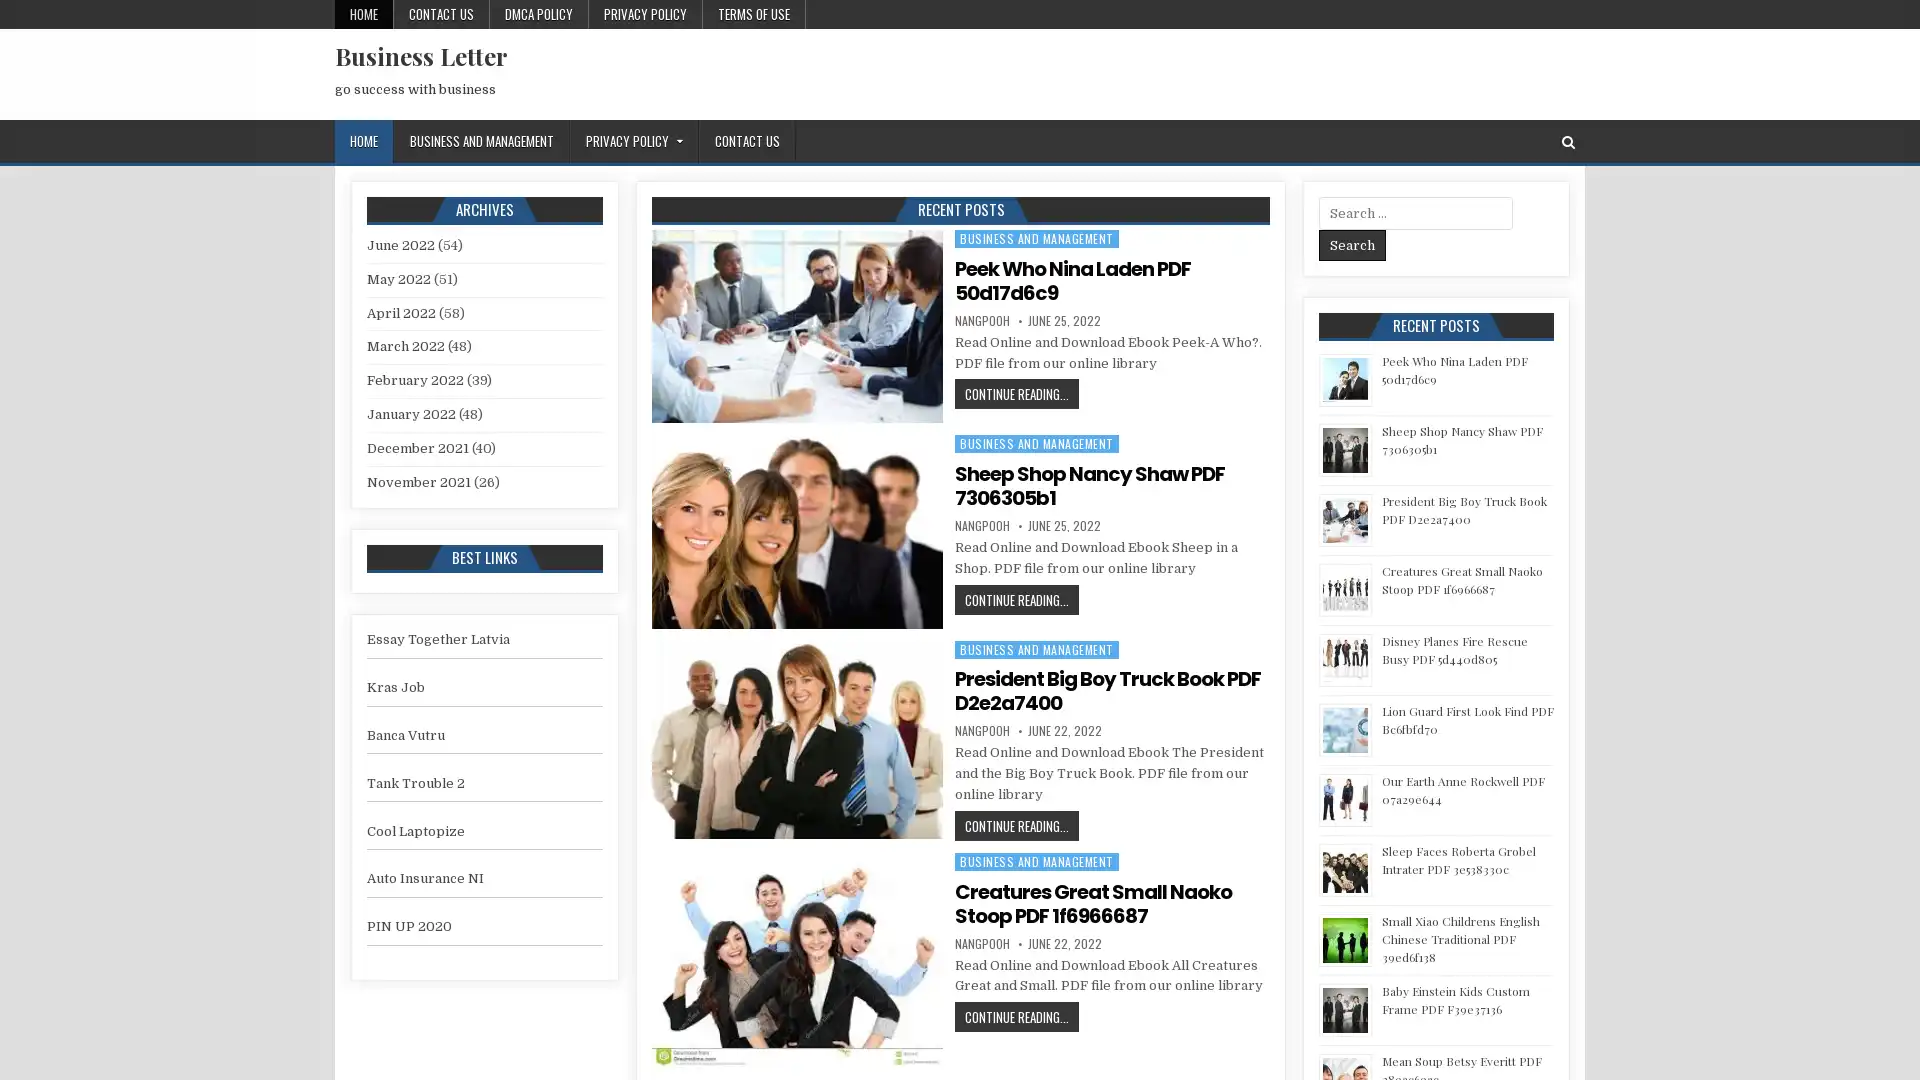 The image size is (1920, 1080). I want to click on Search, so click(1351, 244).